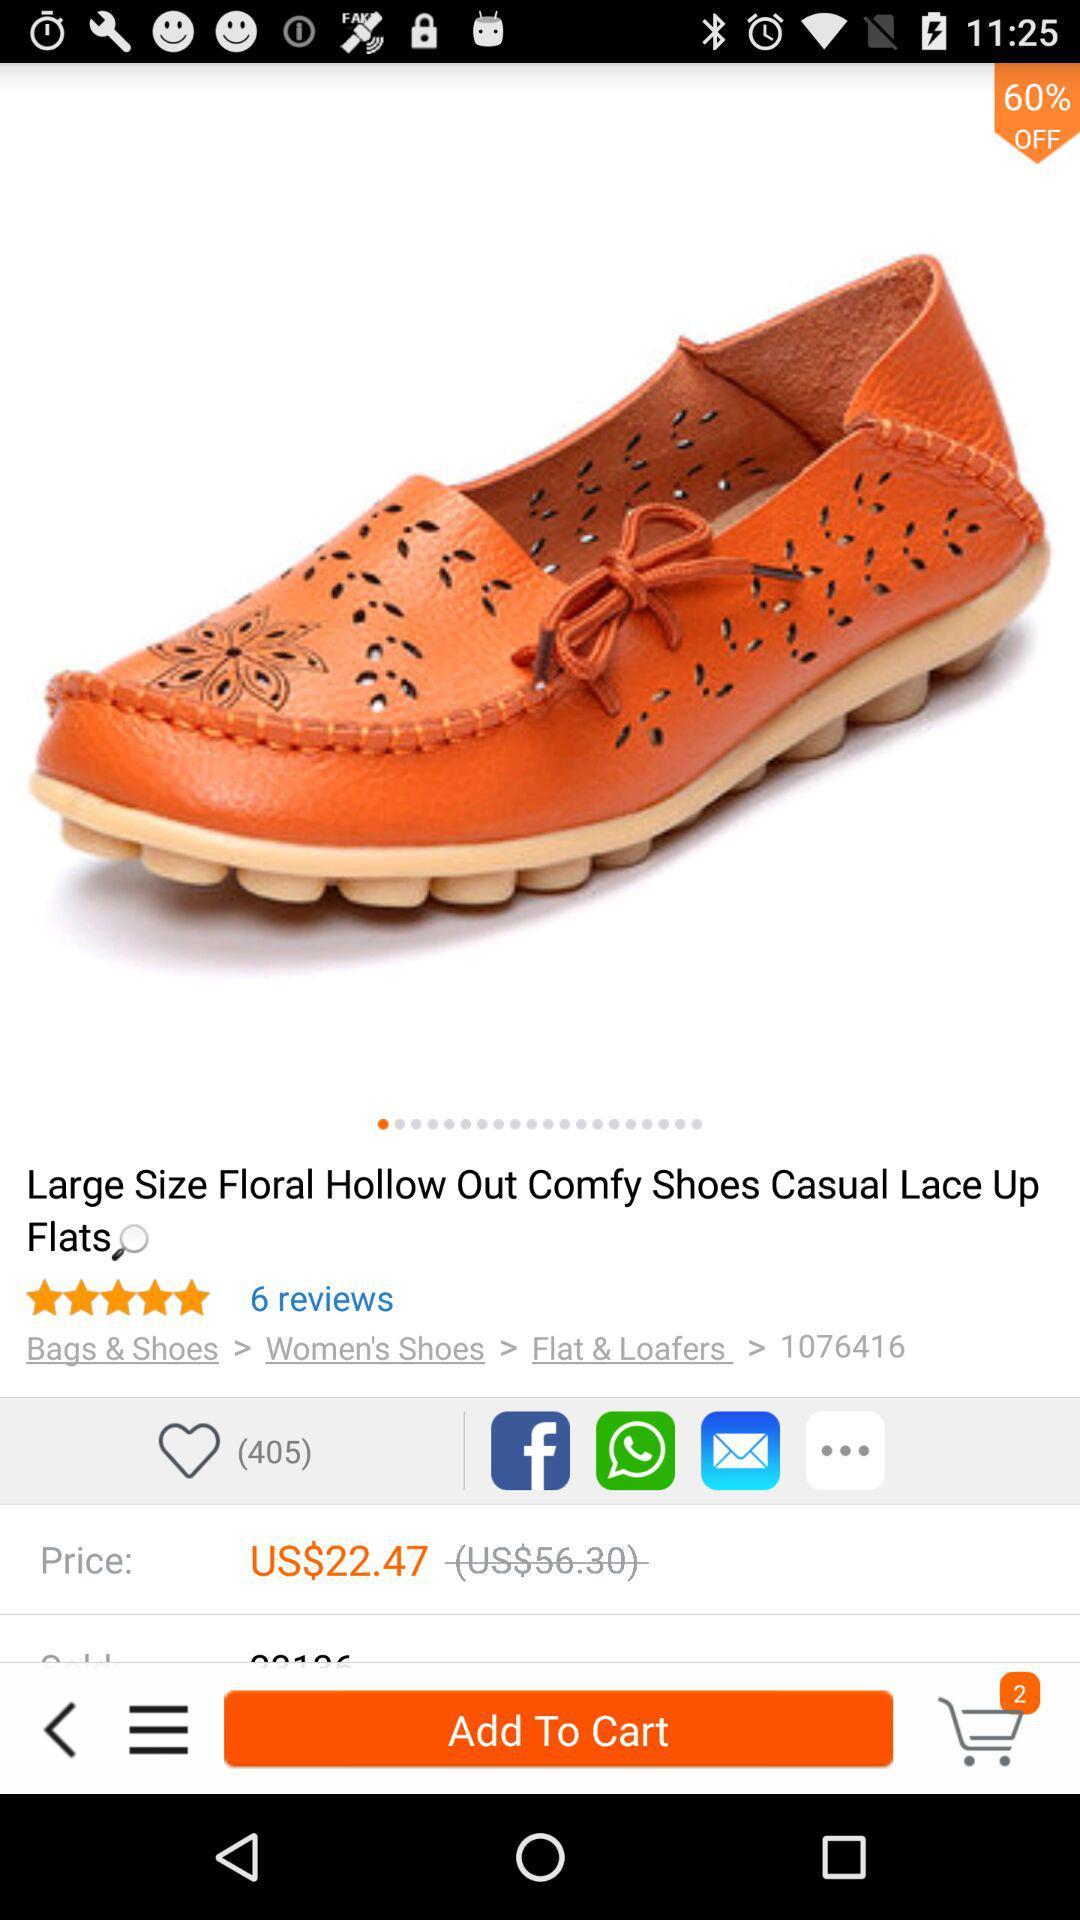 The width and height of the screenshot is (1080, 1920). What do you see at coordinates (596, 1124) in the screenshot?
I see `next picture` at bounding box center [596, 1124].